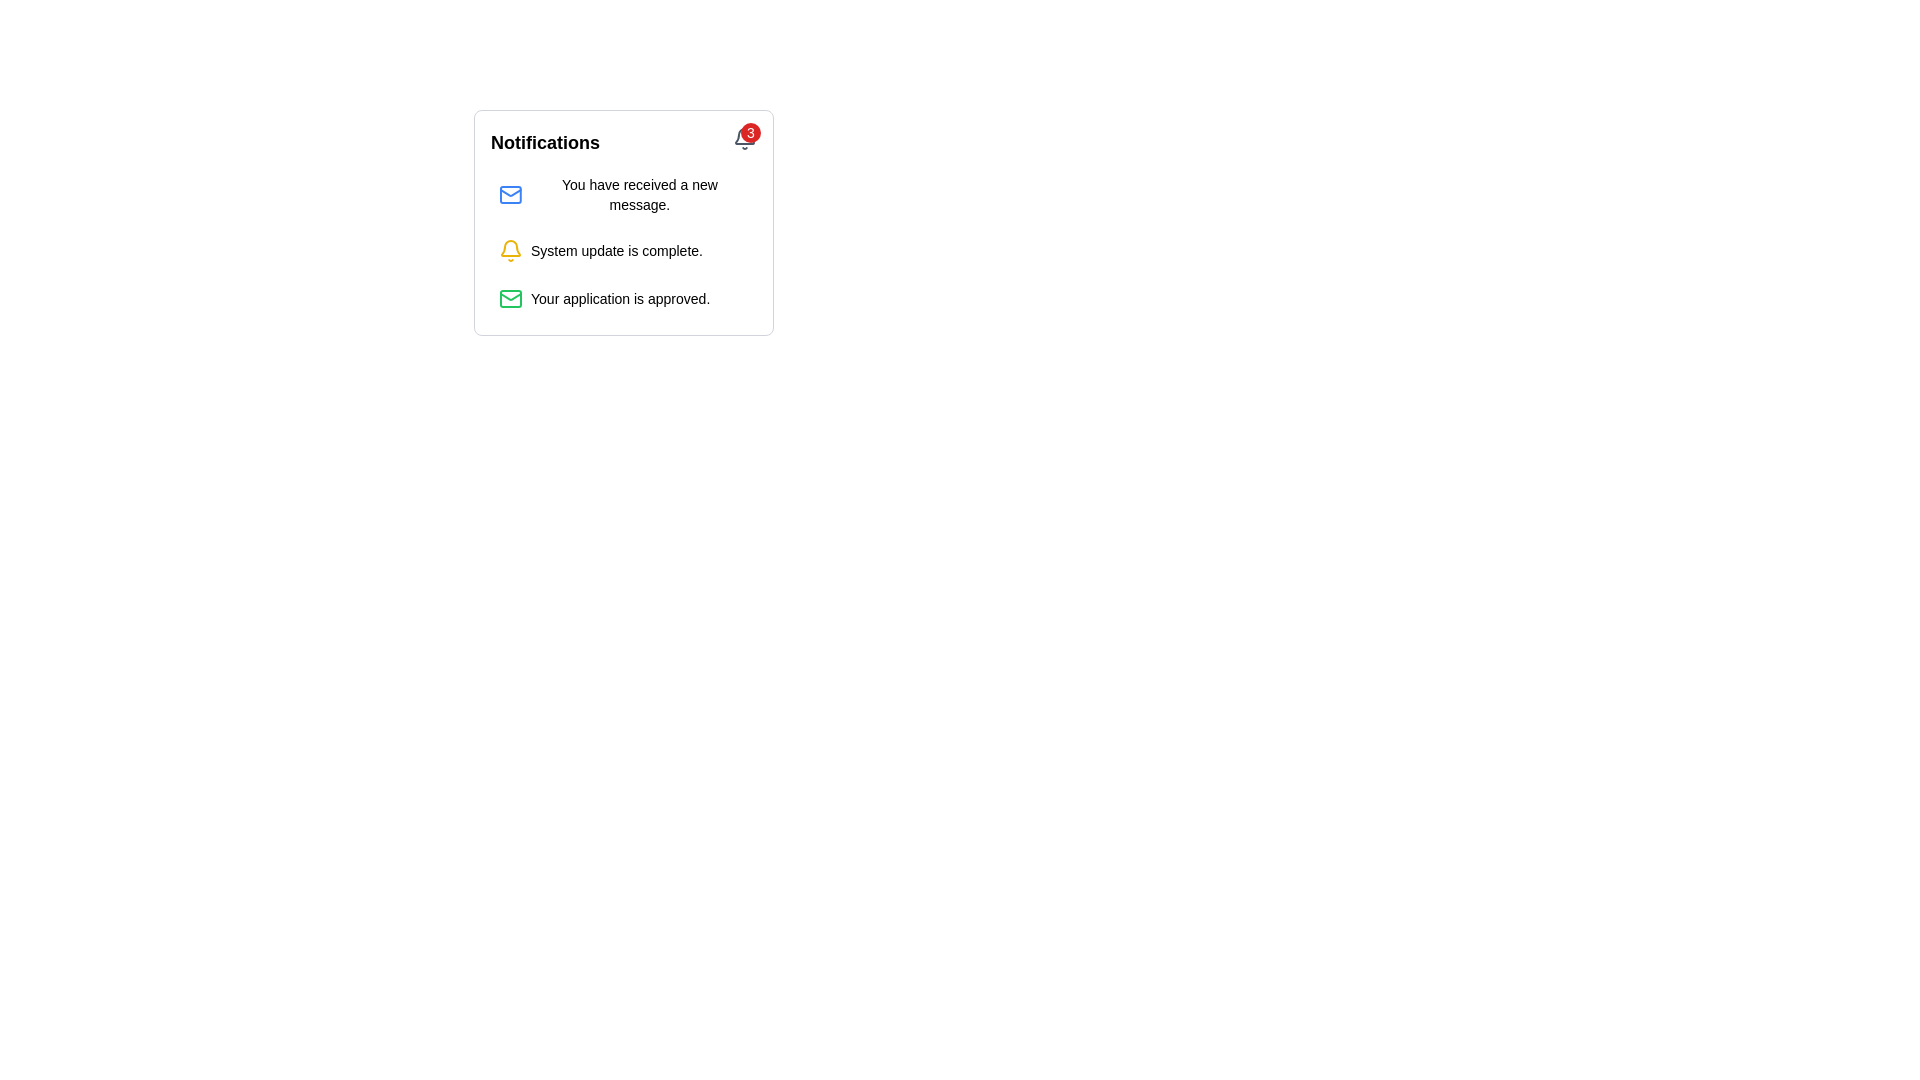 This screenshot has height=1080, width=1920. Describe the element at coordinates (510, 296) in the screenshot. I see `the envelope icon with green outlines located inside the notification card at the top left corner, above the message description` at that location.